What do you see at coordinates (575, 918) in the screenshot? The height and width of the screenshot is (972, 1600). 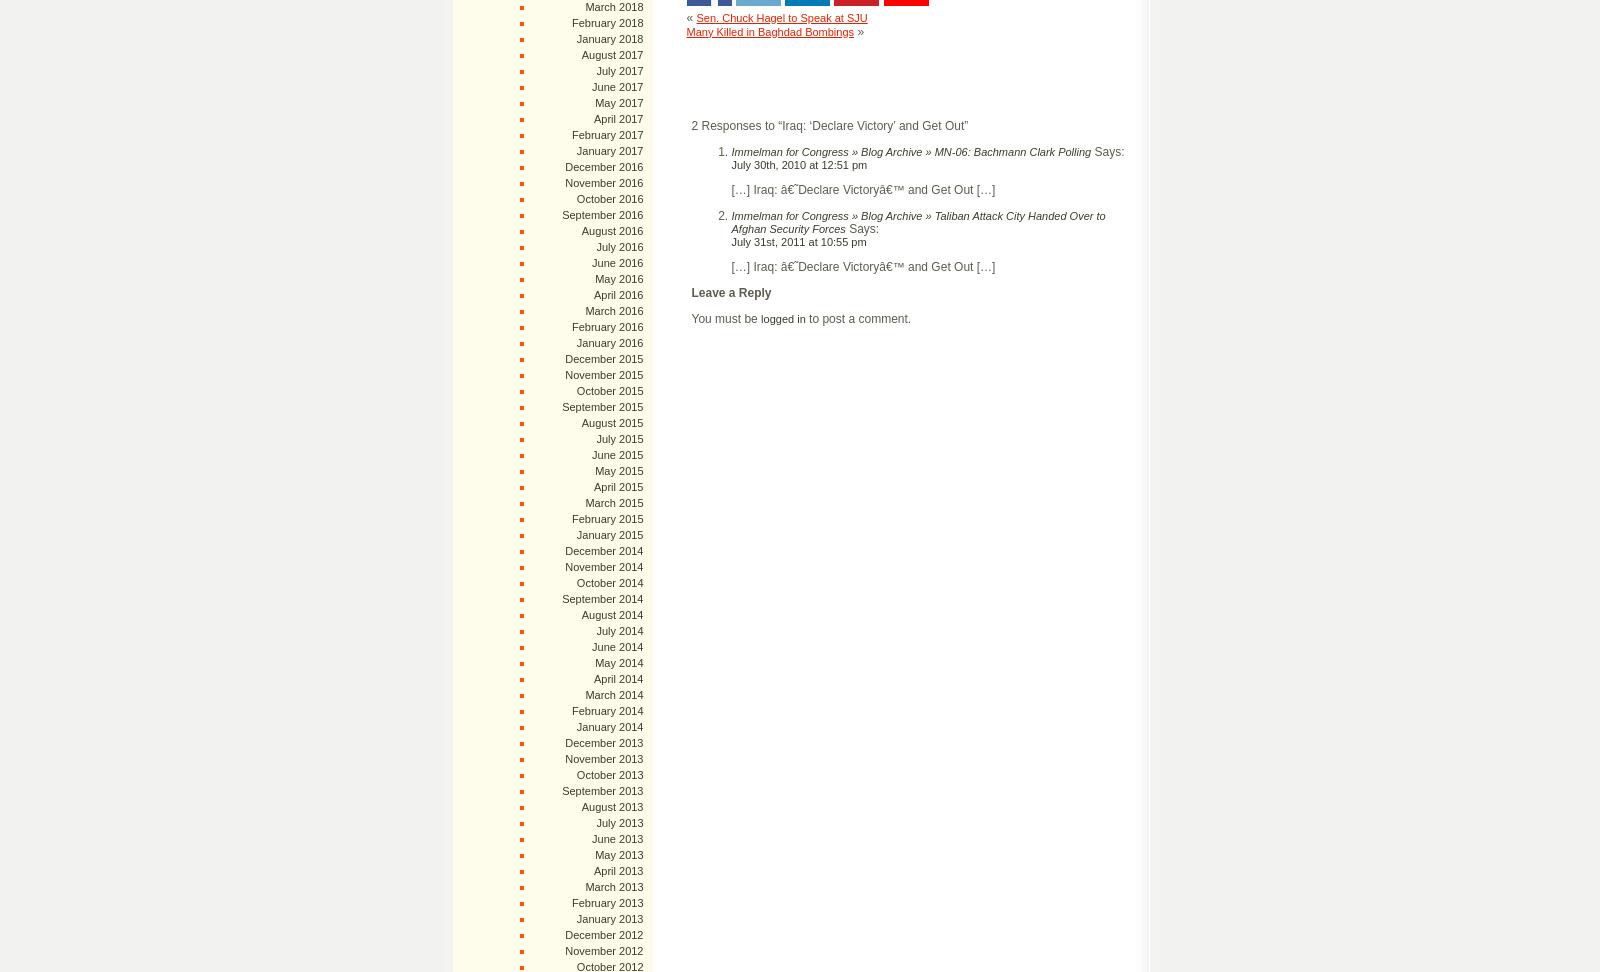 I see `'January 2013'` at bounding box center [575, 918].